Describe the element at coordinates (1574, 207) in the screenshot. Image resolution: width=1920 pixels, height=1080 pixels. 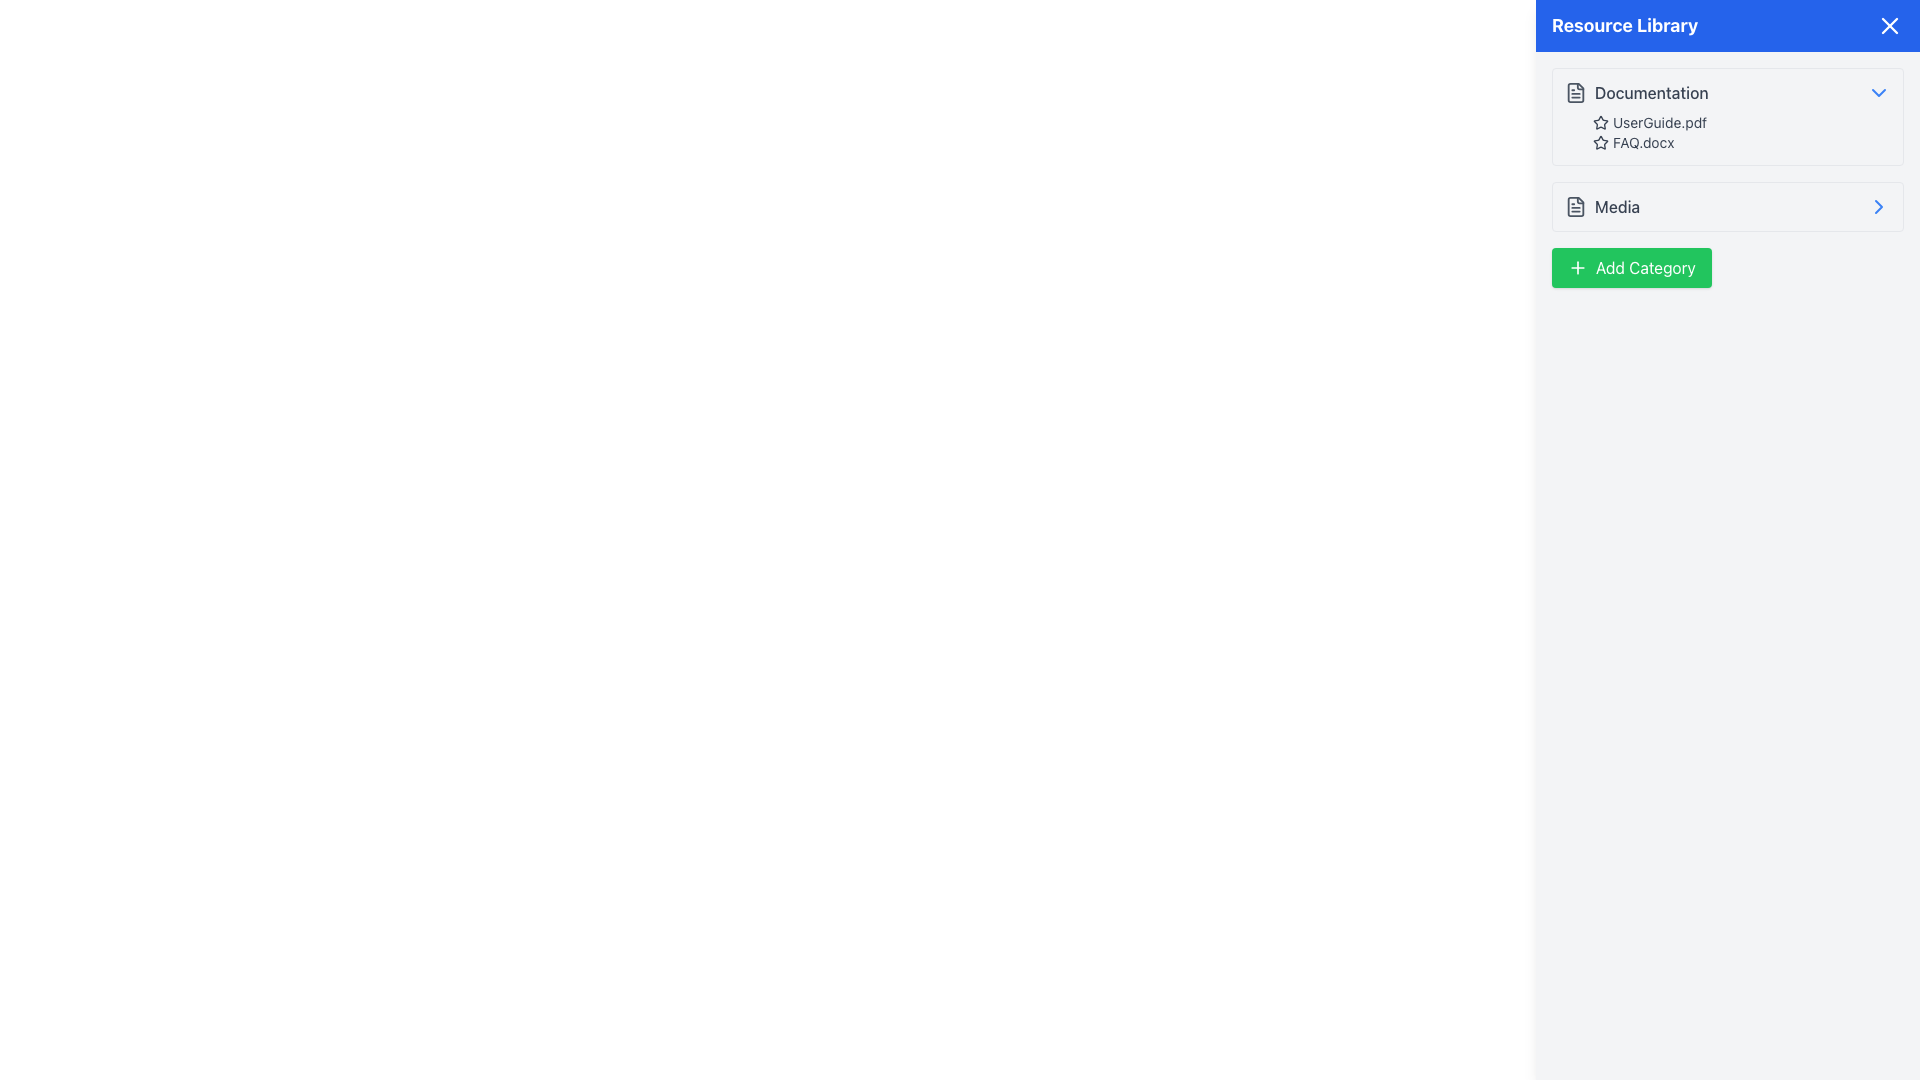
I see `the document icon located in the 'Resource Library' section, which is styled in a minimalist outline with a gray color, positioned to the left of the text 'Media'` at that location.